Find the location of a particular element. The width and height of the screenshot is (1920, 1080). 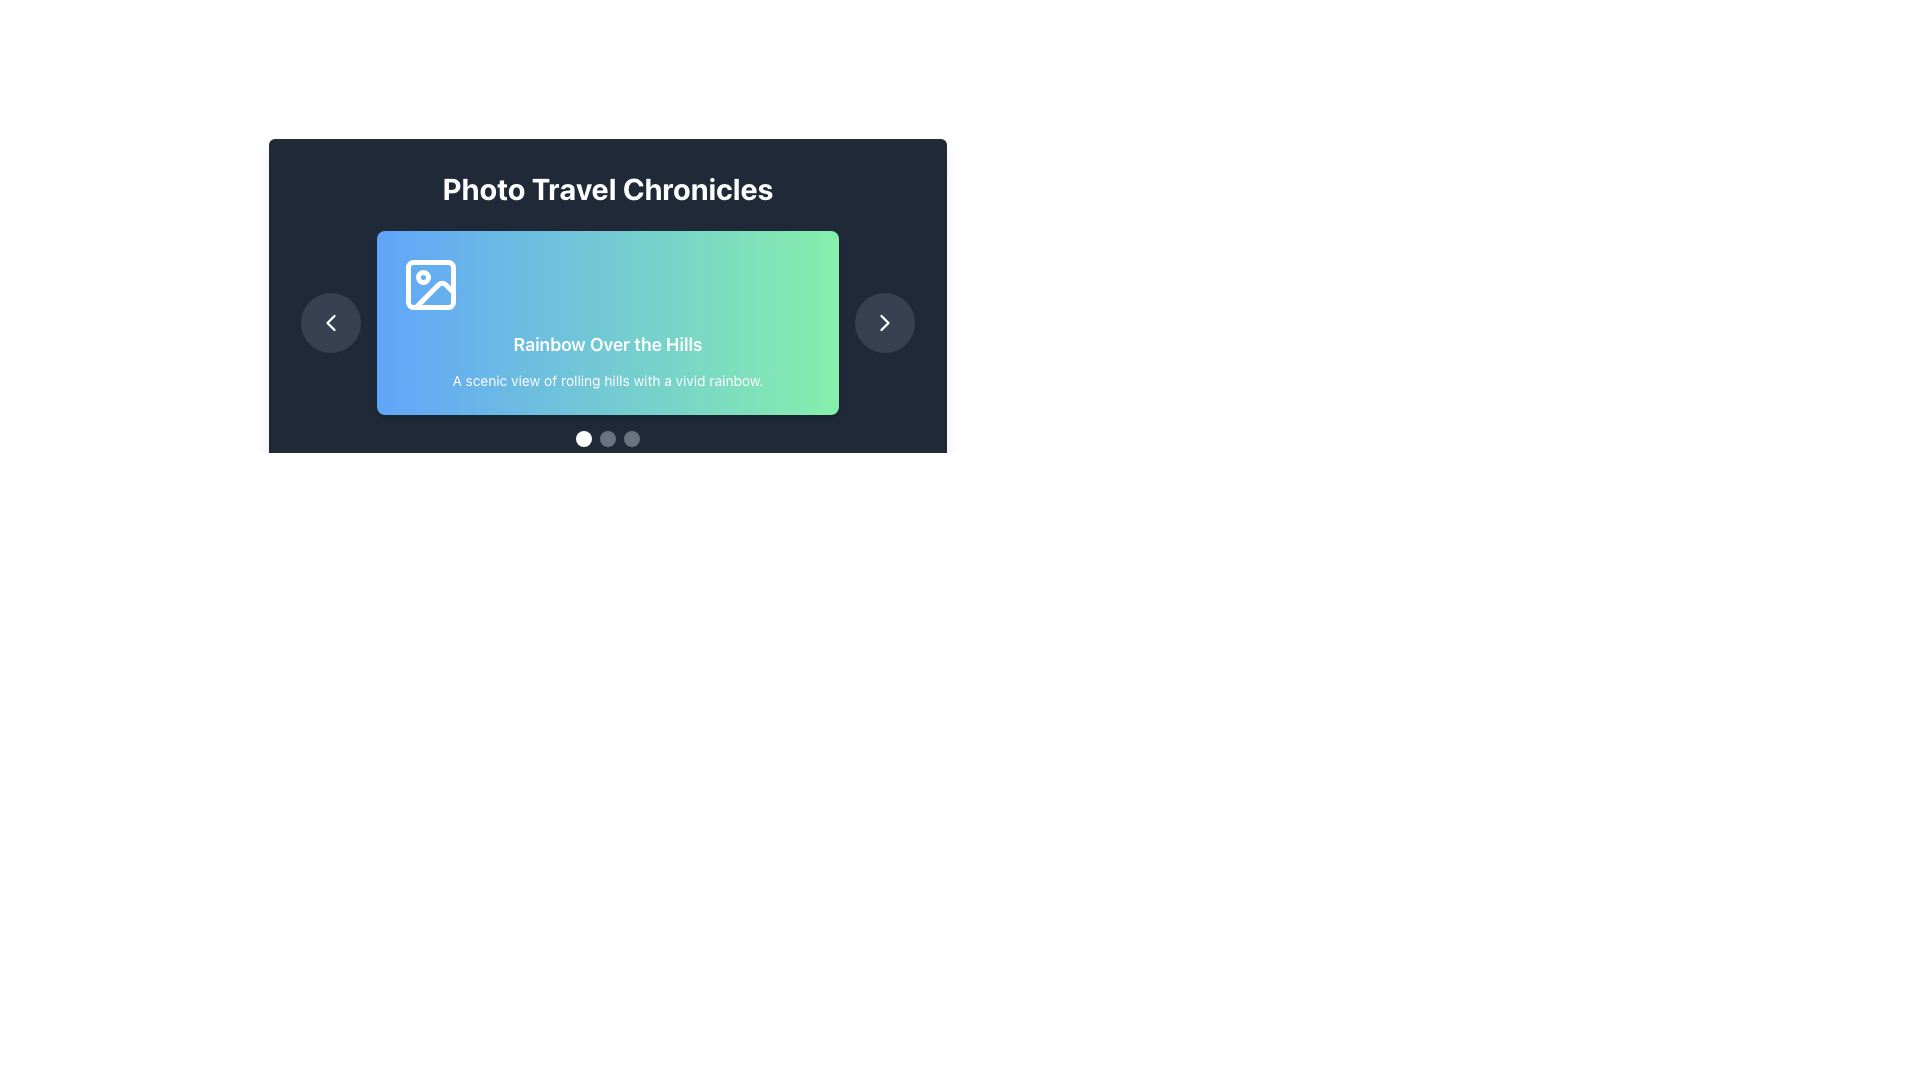

the rightward-pointing triangular arrow icon inside the circular navigation button is located at coordinates (883, 322).